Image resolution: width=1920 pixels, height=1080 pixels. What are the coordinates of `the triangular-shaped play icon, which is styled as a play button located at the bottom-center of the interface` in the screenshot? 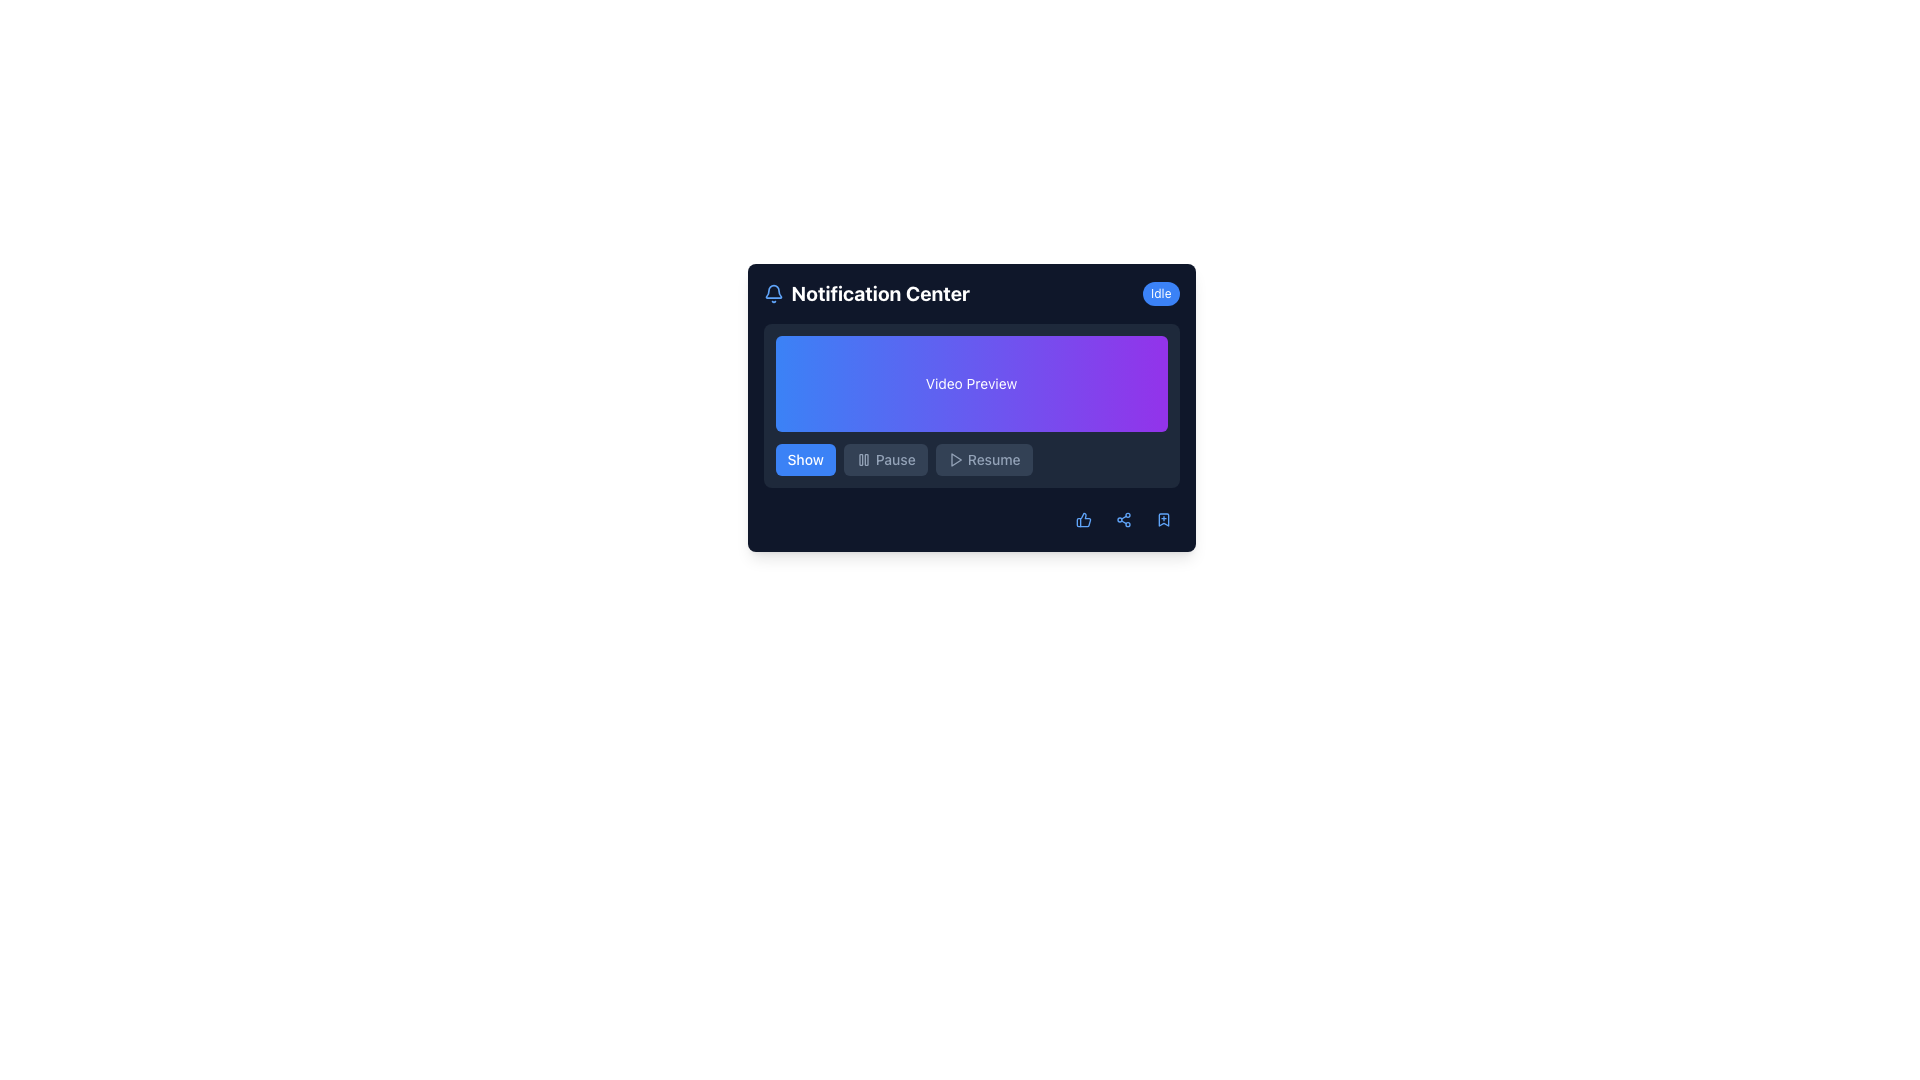 It's located at (955, 459).